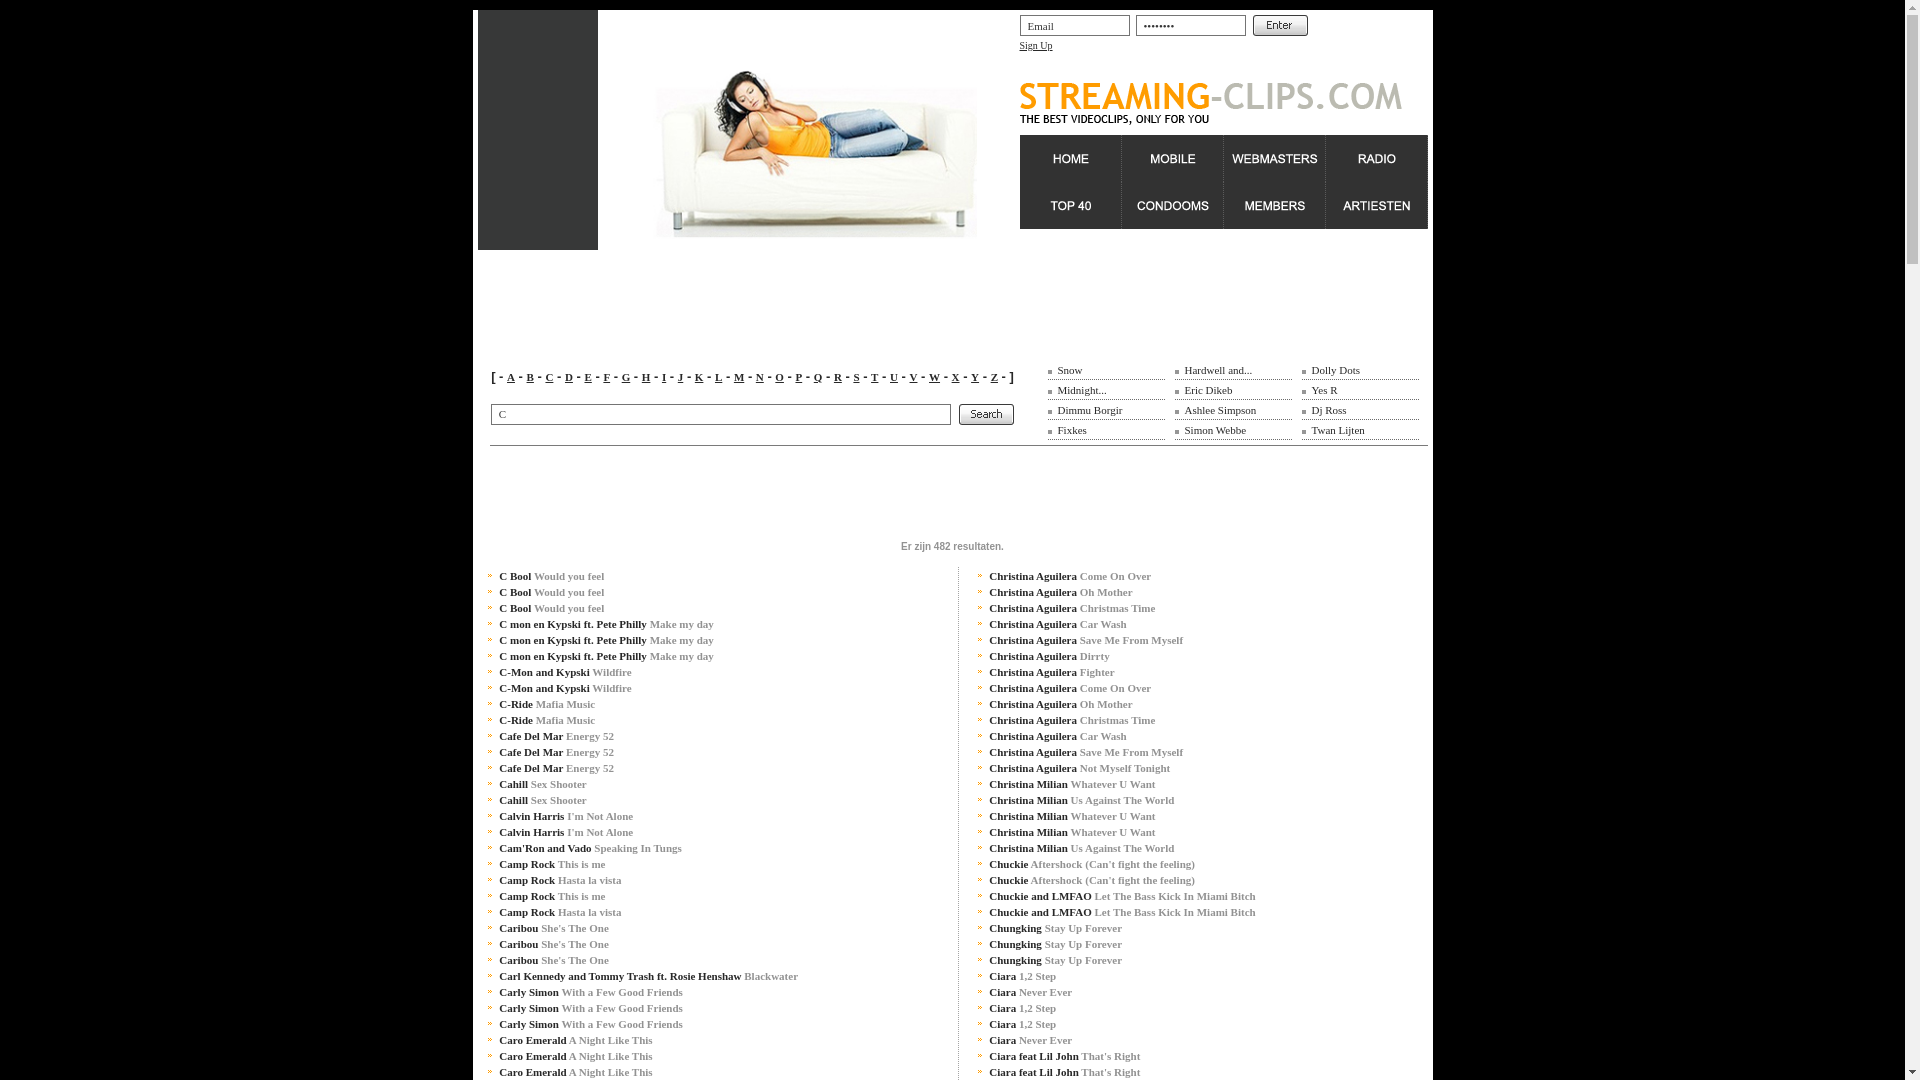  What do you see at coordinates (1311, 428) in the screenshot?
I see `'Twan Lijten'` at bounding box center [1311, 428].